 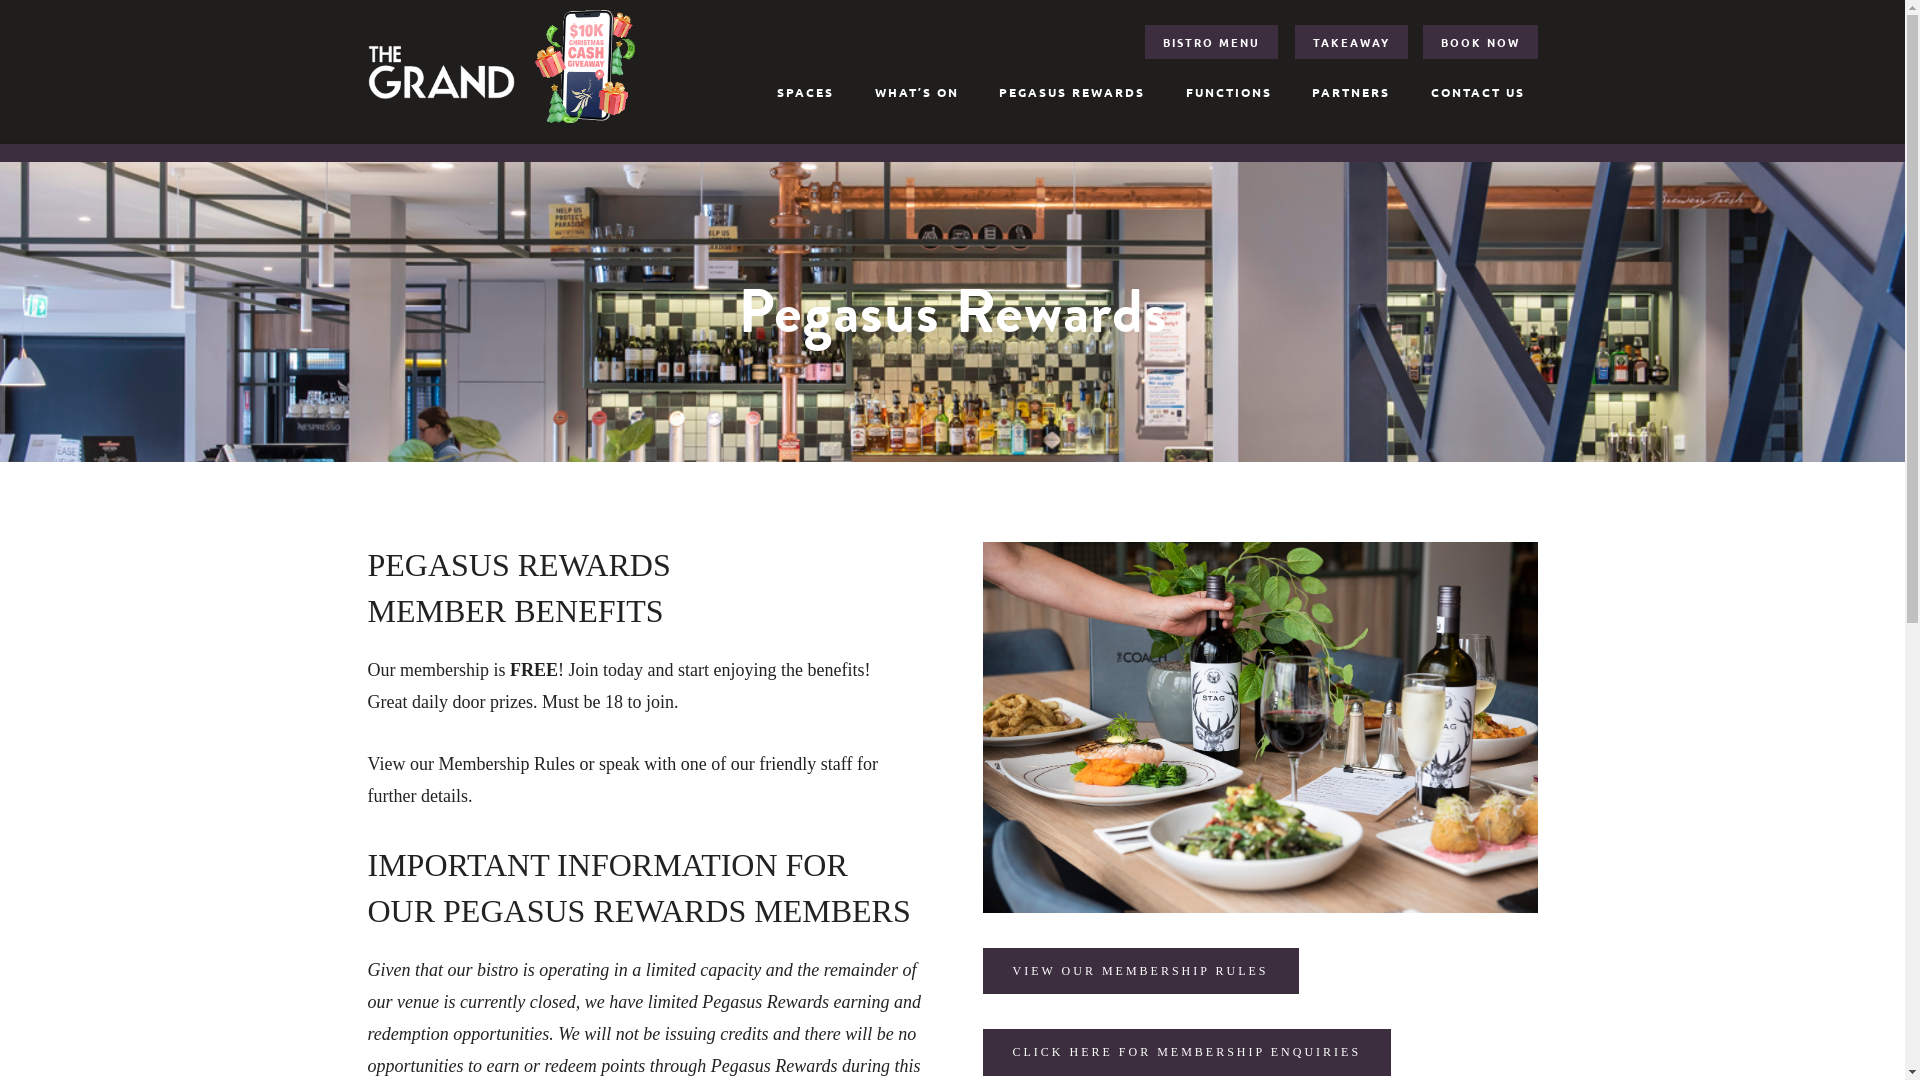 What do you see at coordinates (1070, 92) in the screenshot?
I see `'PEGASUS REWARDS'` at bounding box center [1070, 92].